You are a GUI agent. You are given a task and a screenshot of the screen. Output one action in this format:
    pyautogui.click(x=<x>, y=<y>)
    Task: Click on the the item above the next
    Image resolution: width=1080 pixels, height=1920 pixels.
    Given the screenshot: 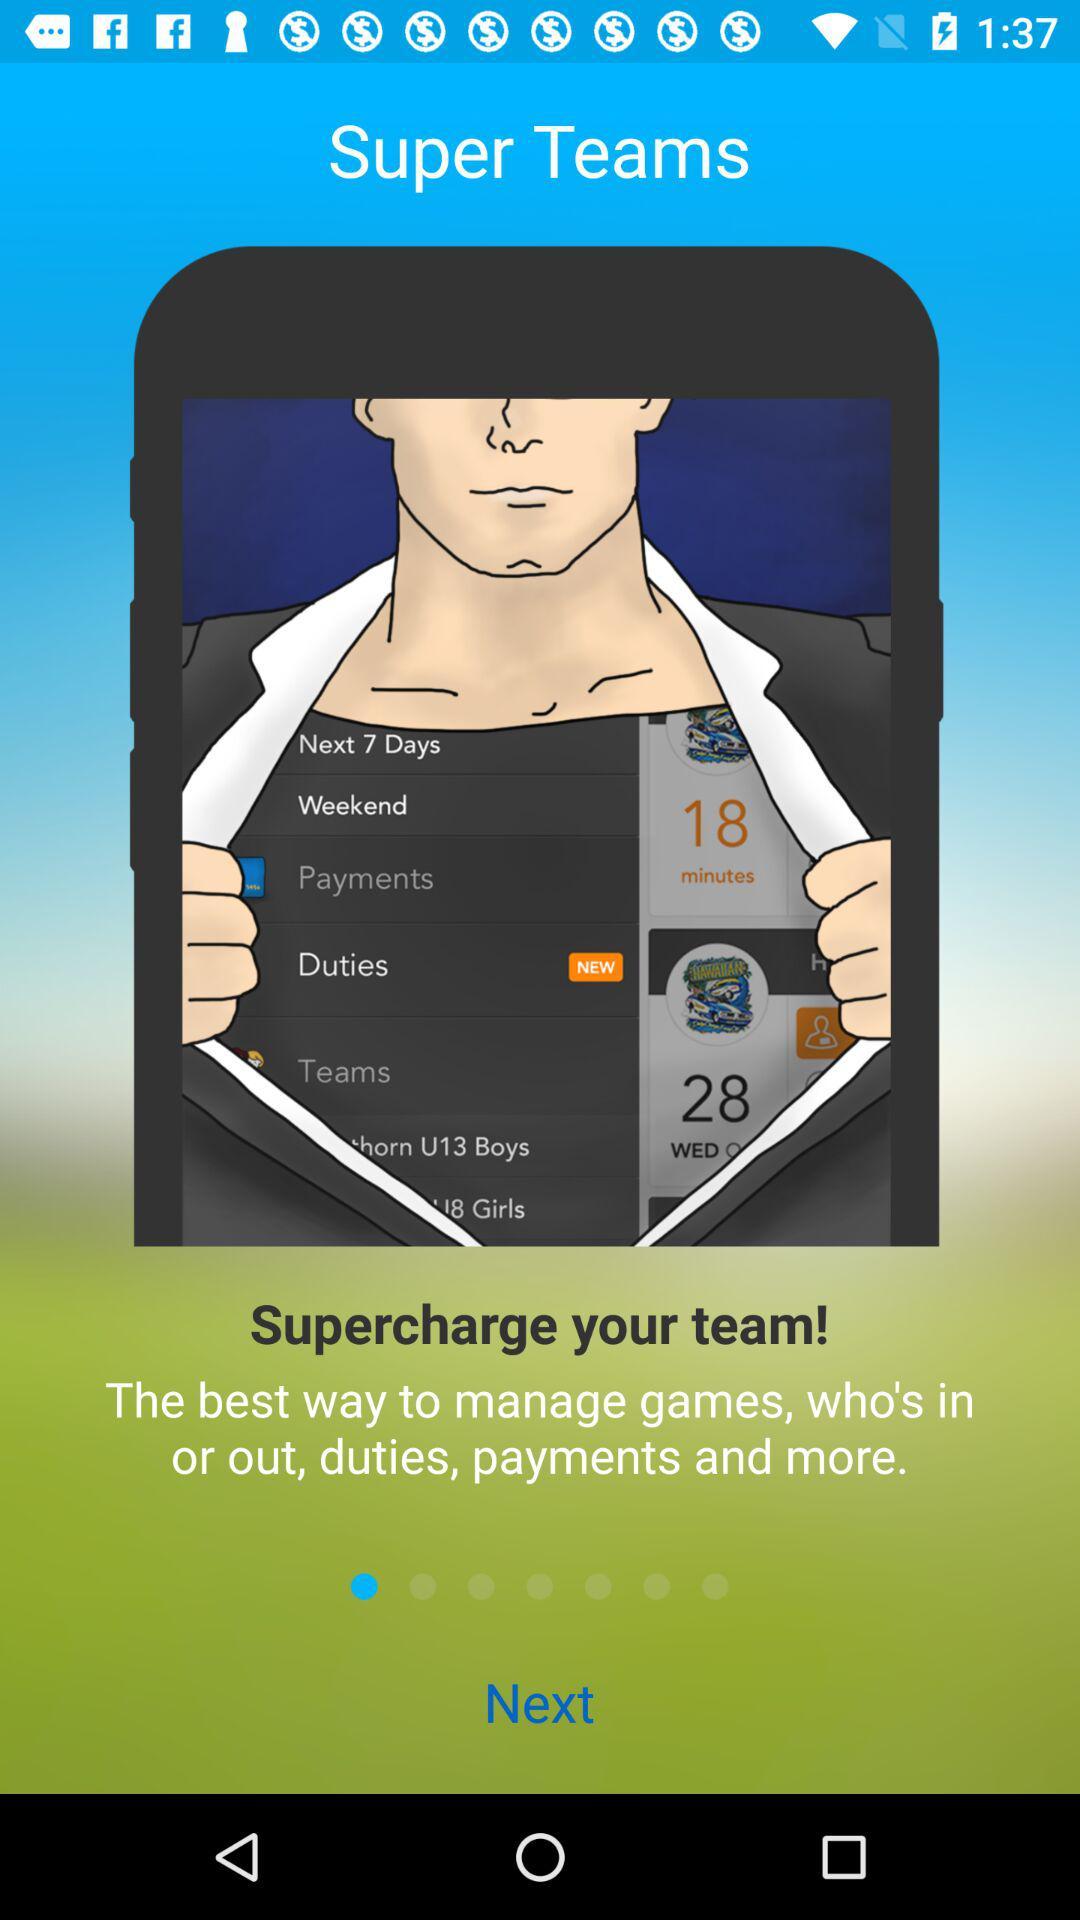 What is the action you would take?
    pyautogui.click(x=597, y=1585)
    